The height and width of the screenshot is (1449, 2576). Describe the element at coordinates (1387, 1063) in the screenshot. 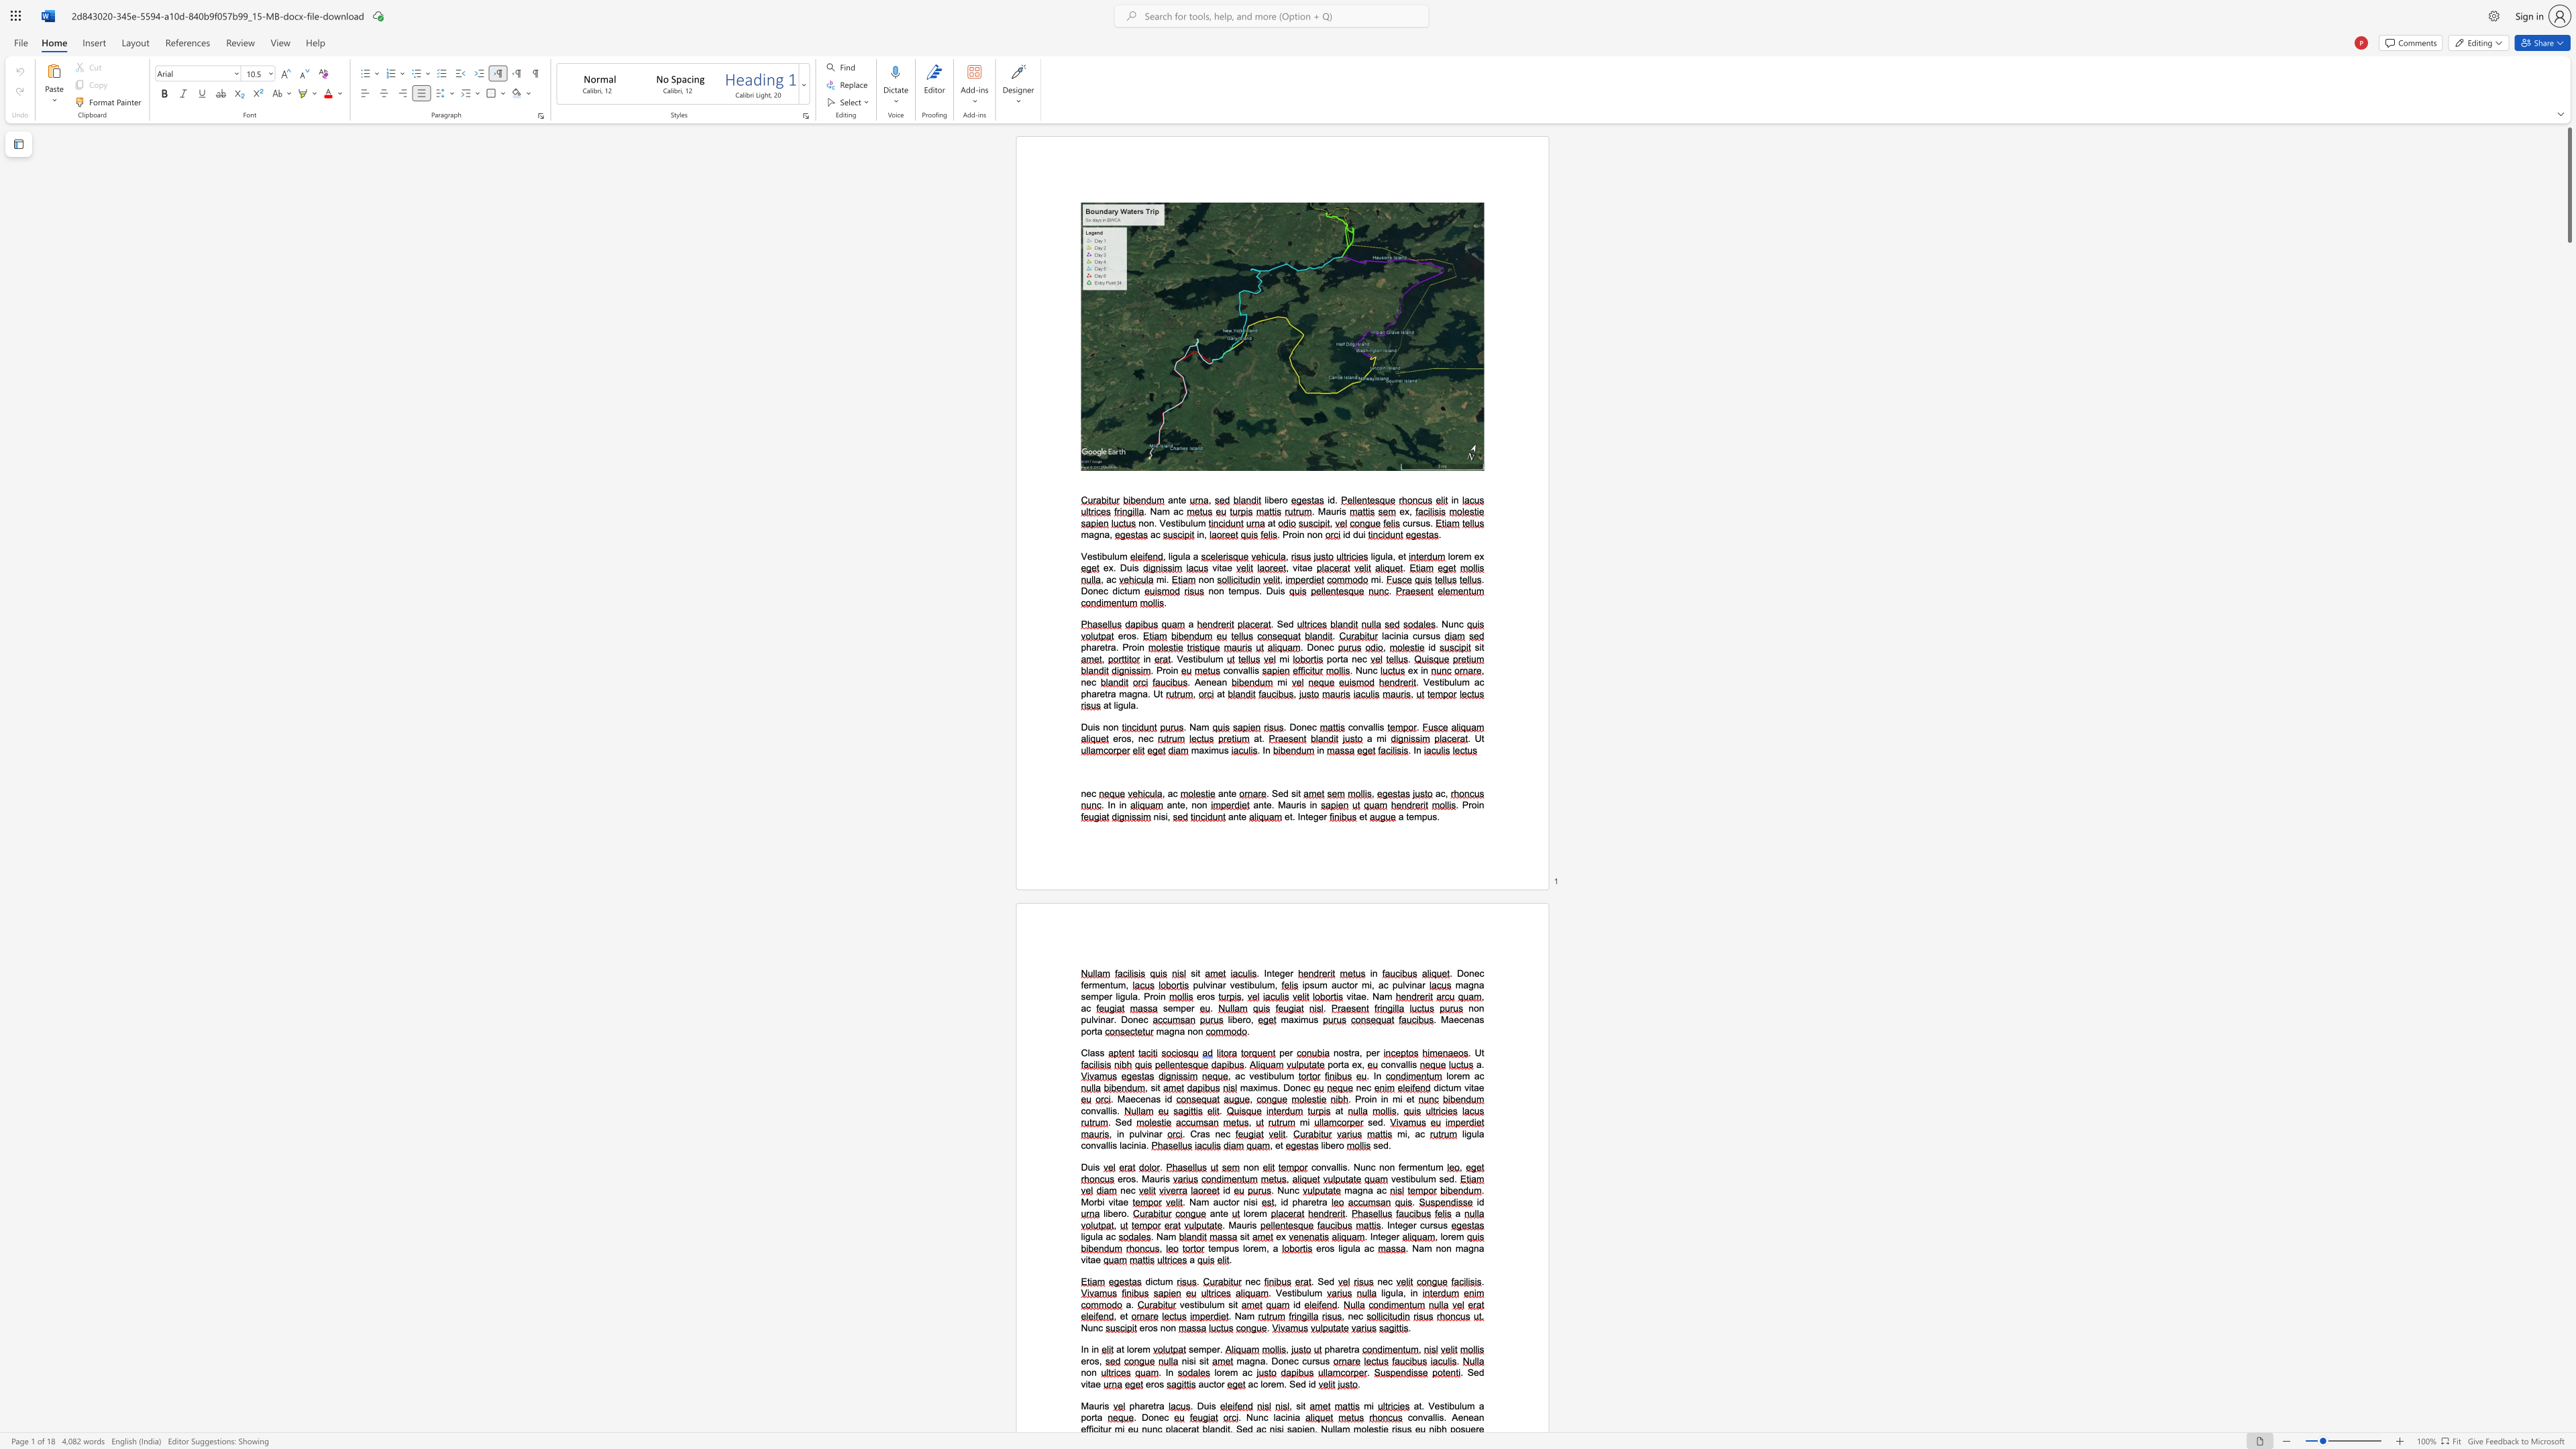

I see `the 1th character "o" in the text` at that location.